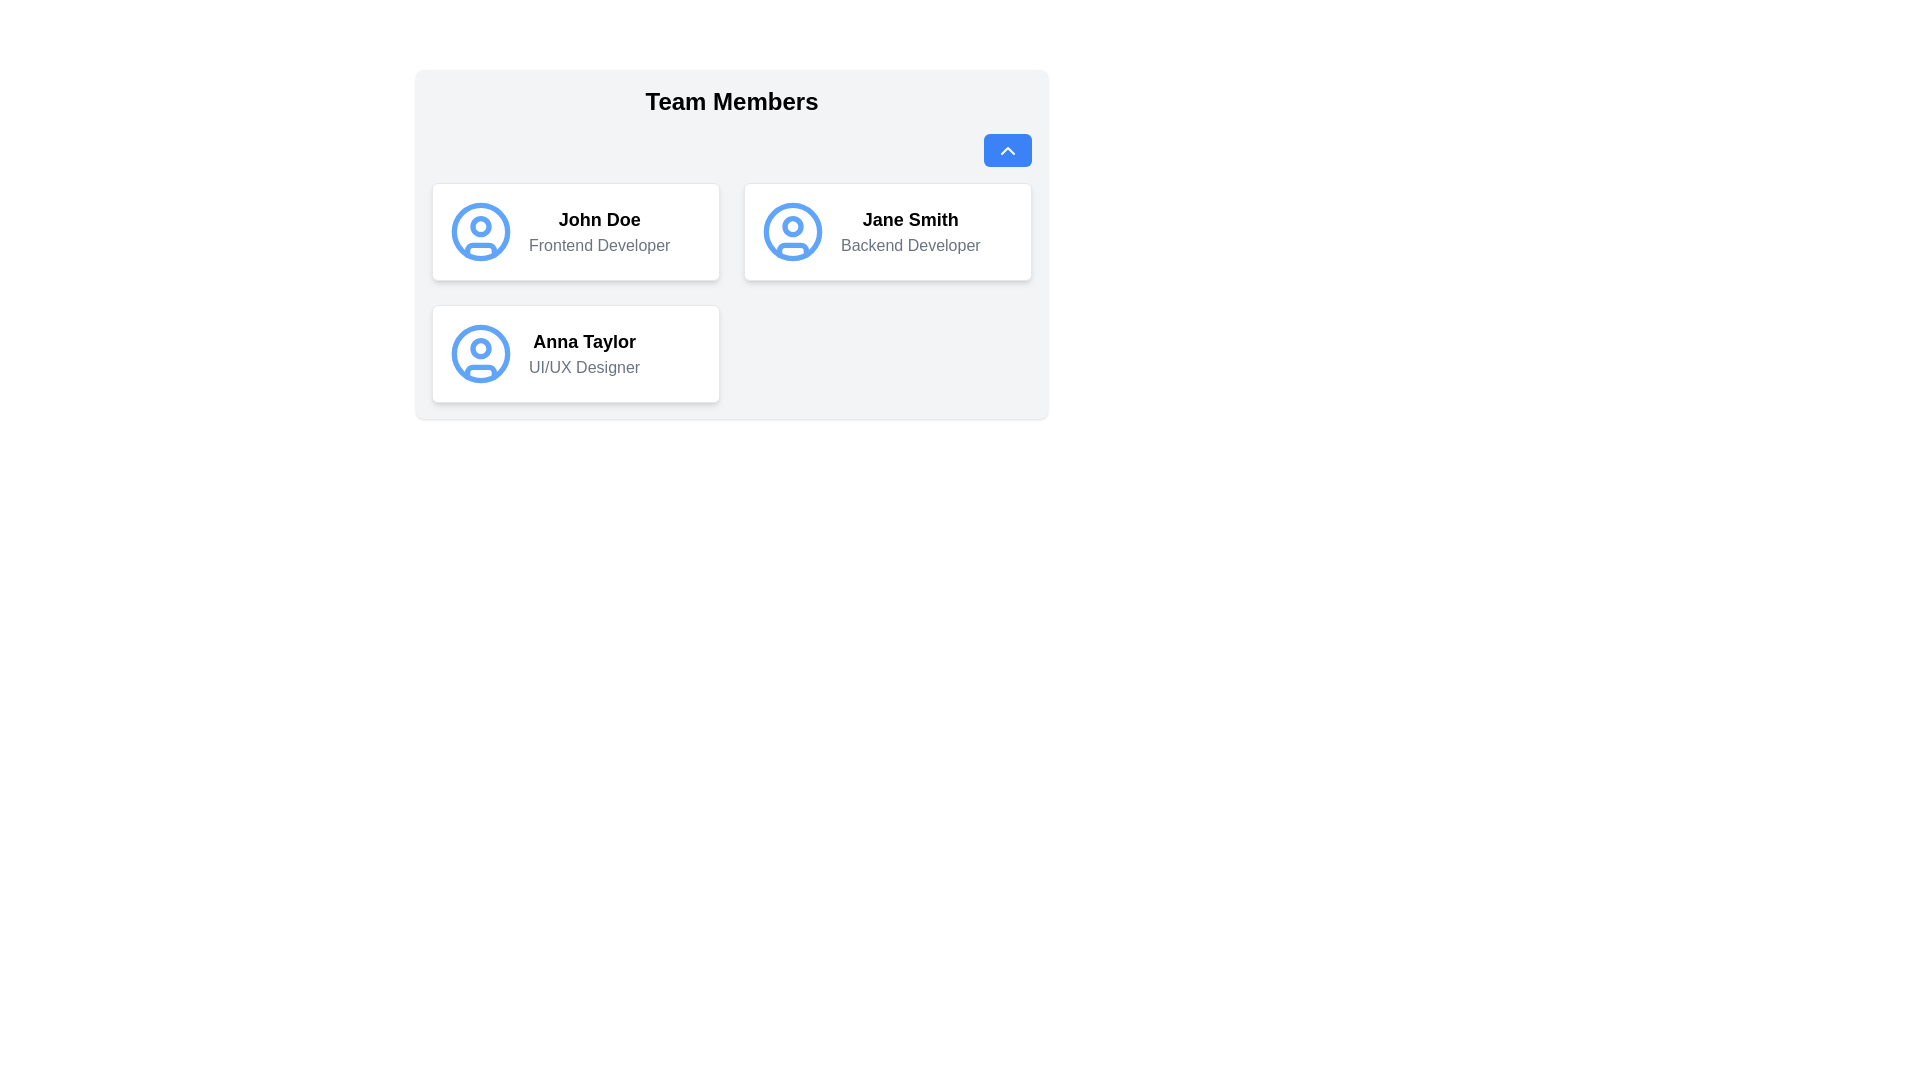 The height and width of the screenshot is (1080, 1920). Describe the element at coordinates (598, 219) in the screenshot. I see `the text label displaying the name 'John Doe' located in the top-left section of the interface, above the text 'Frontend Developer' and to the right of the avatar icon` at that location.